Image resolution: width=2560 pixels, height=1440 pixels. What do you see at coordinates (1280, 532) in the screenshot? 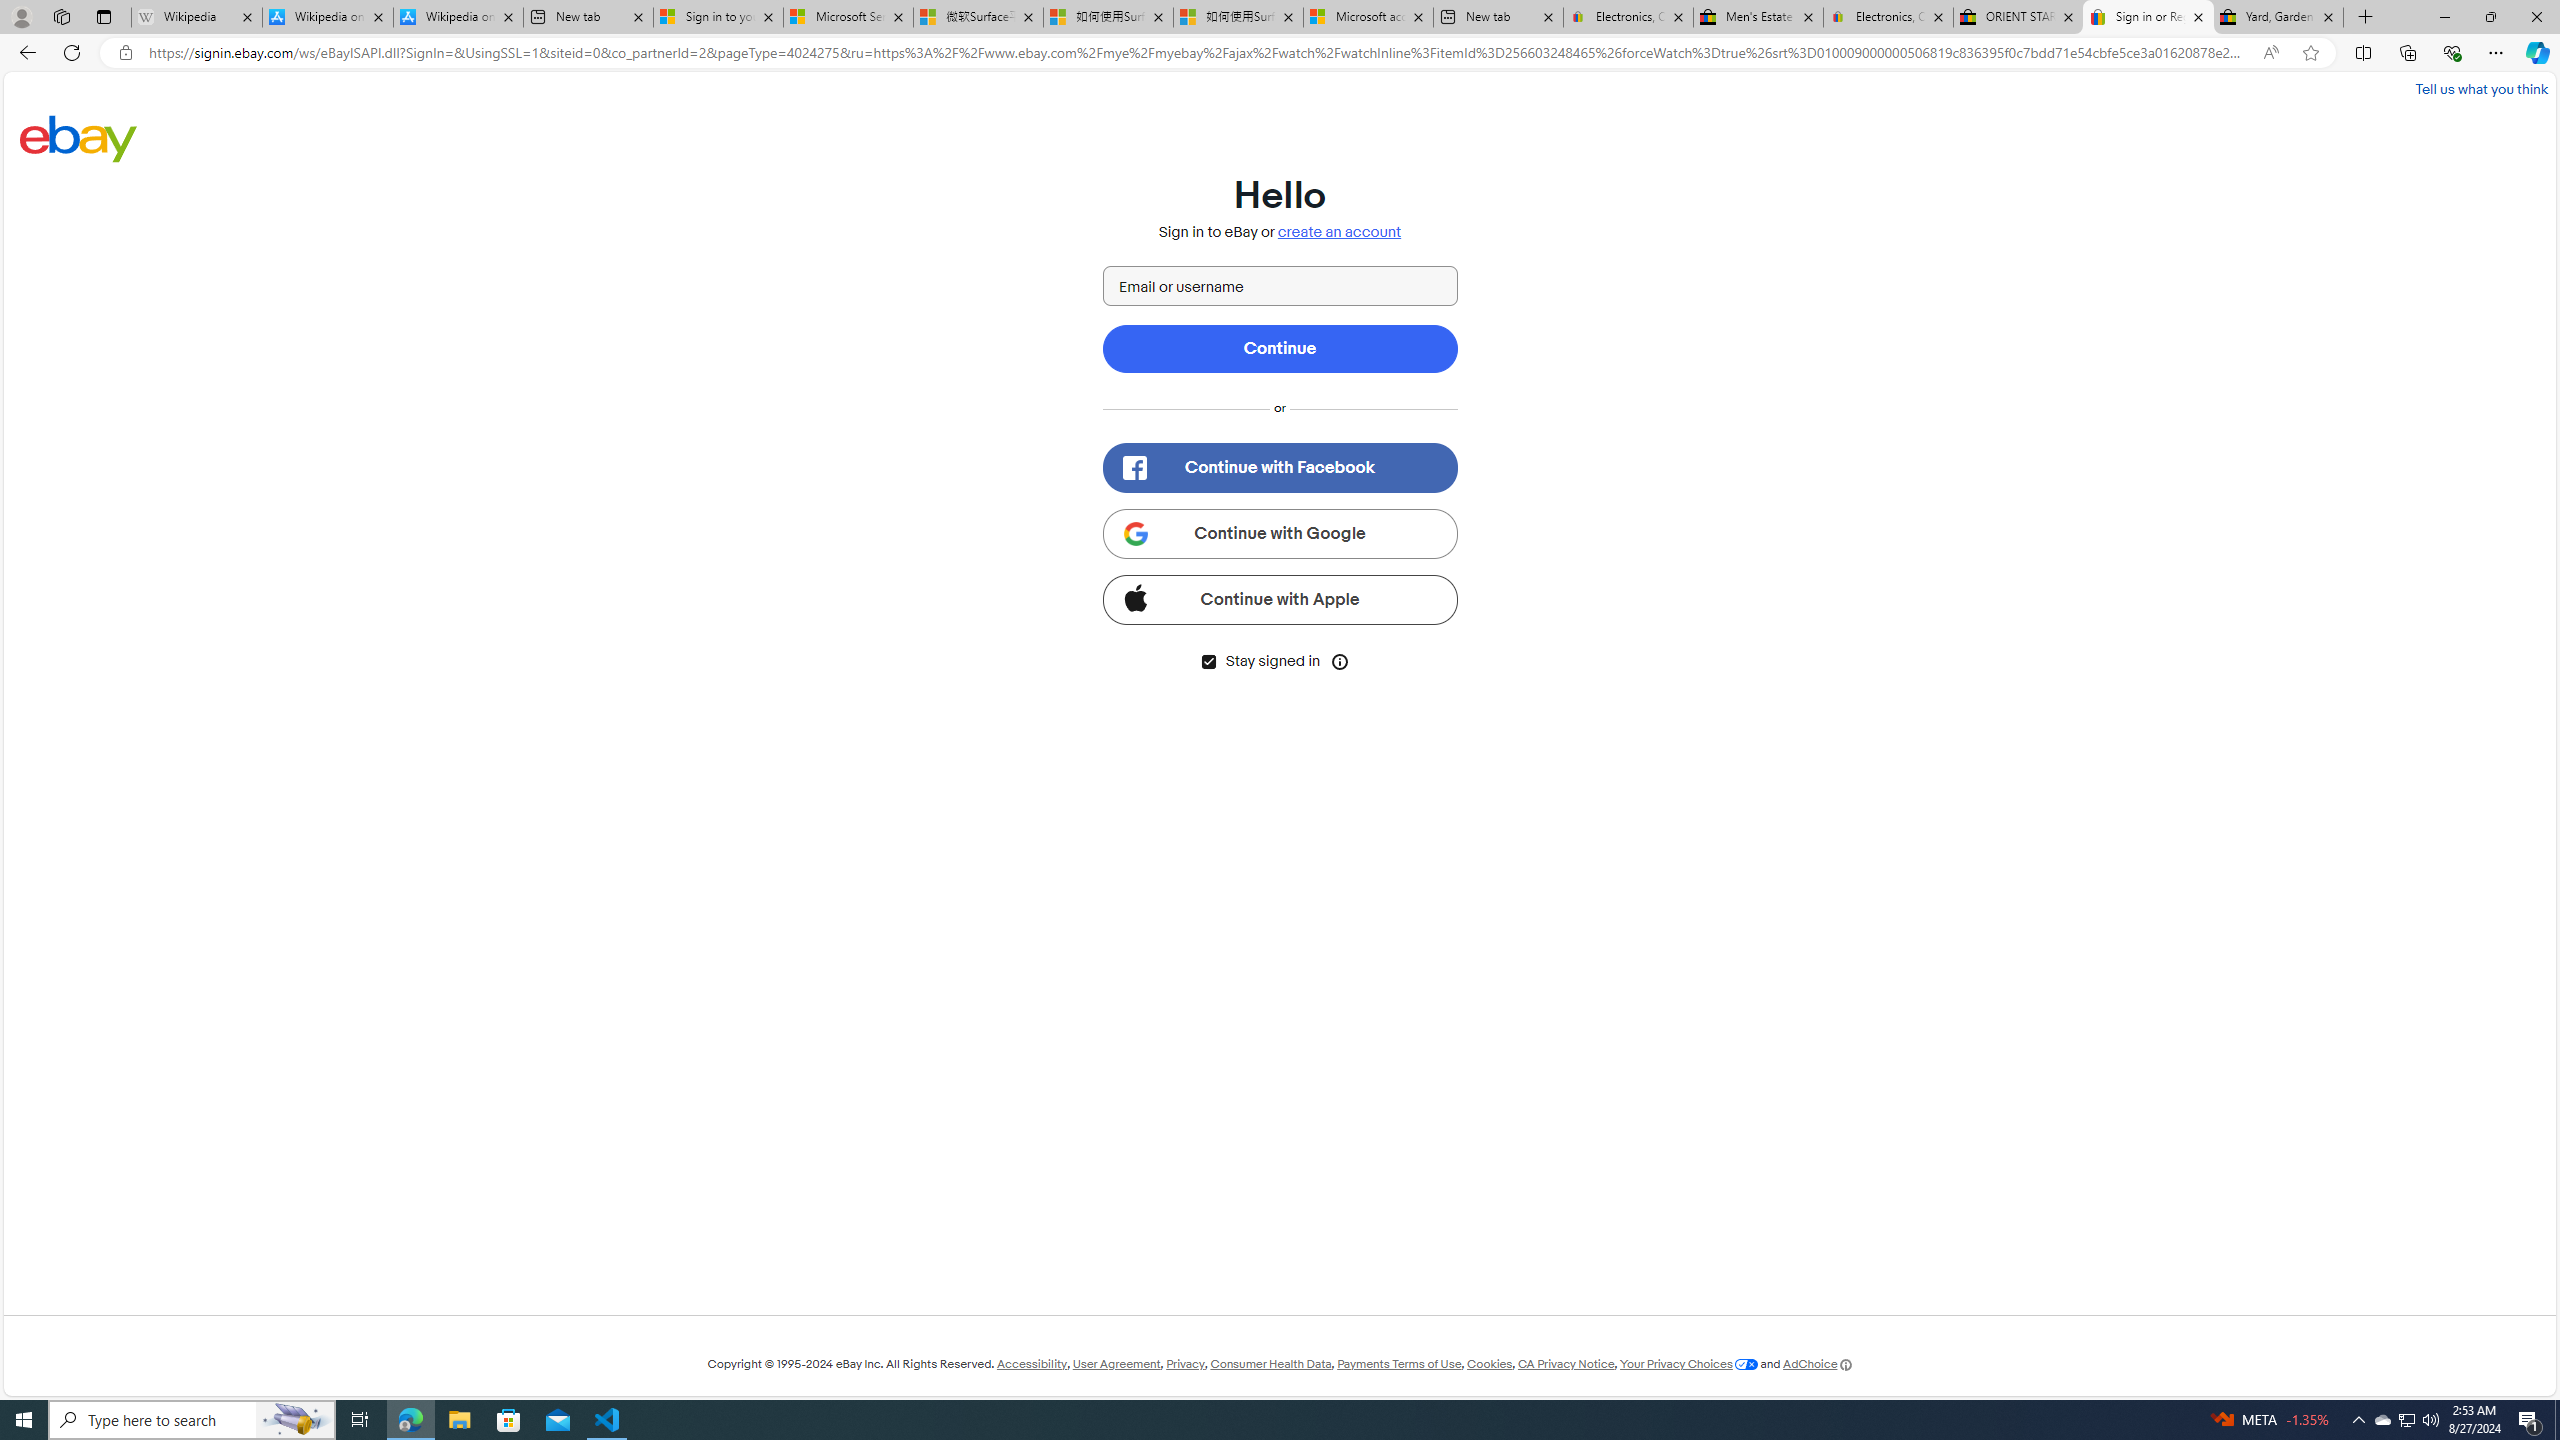
I see `'Continue with Google'` at bounding box center [1280, 532].